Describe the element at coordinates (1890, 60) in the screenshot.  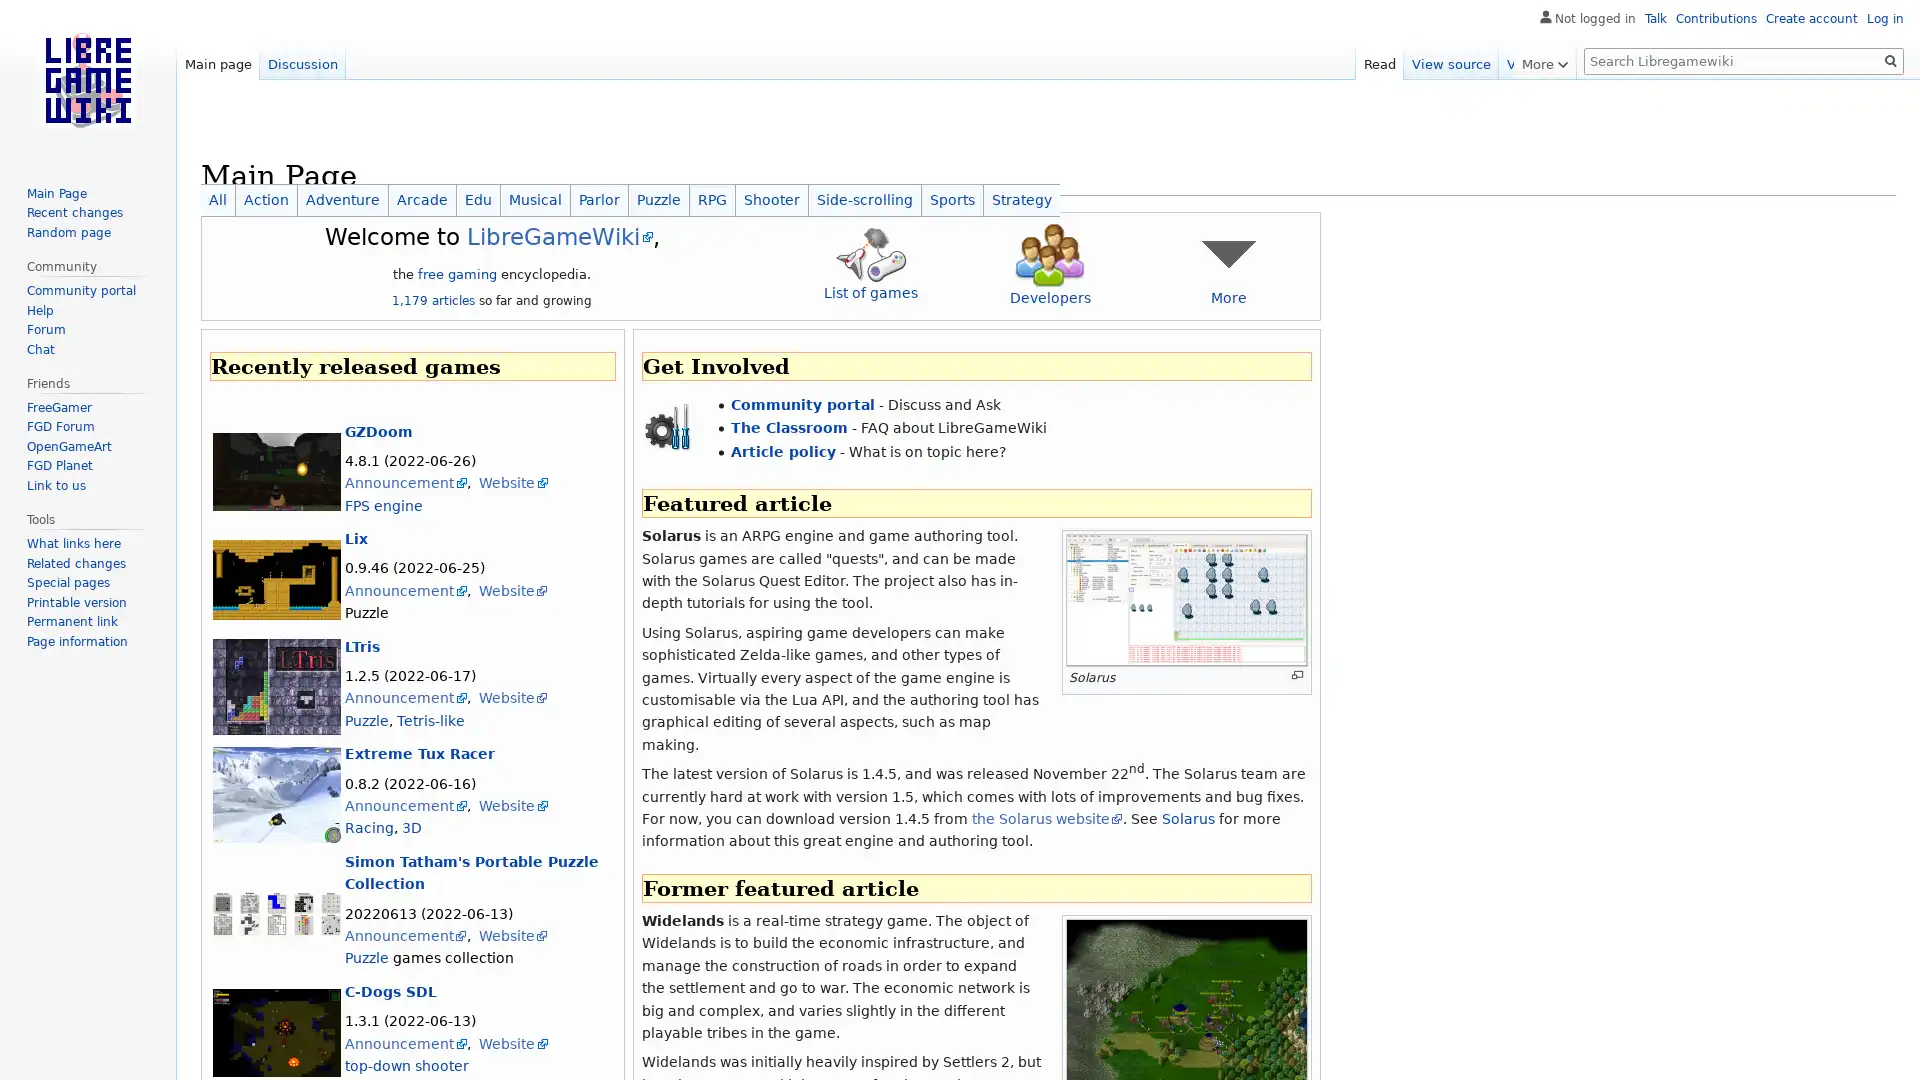
I see `Search` at that location.